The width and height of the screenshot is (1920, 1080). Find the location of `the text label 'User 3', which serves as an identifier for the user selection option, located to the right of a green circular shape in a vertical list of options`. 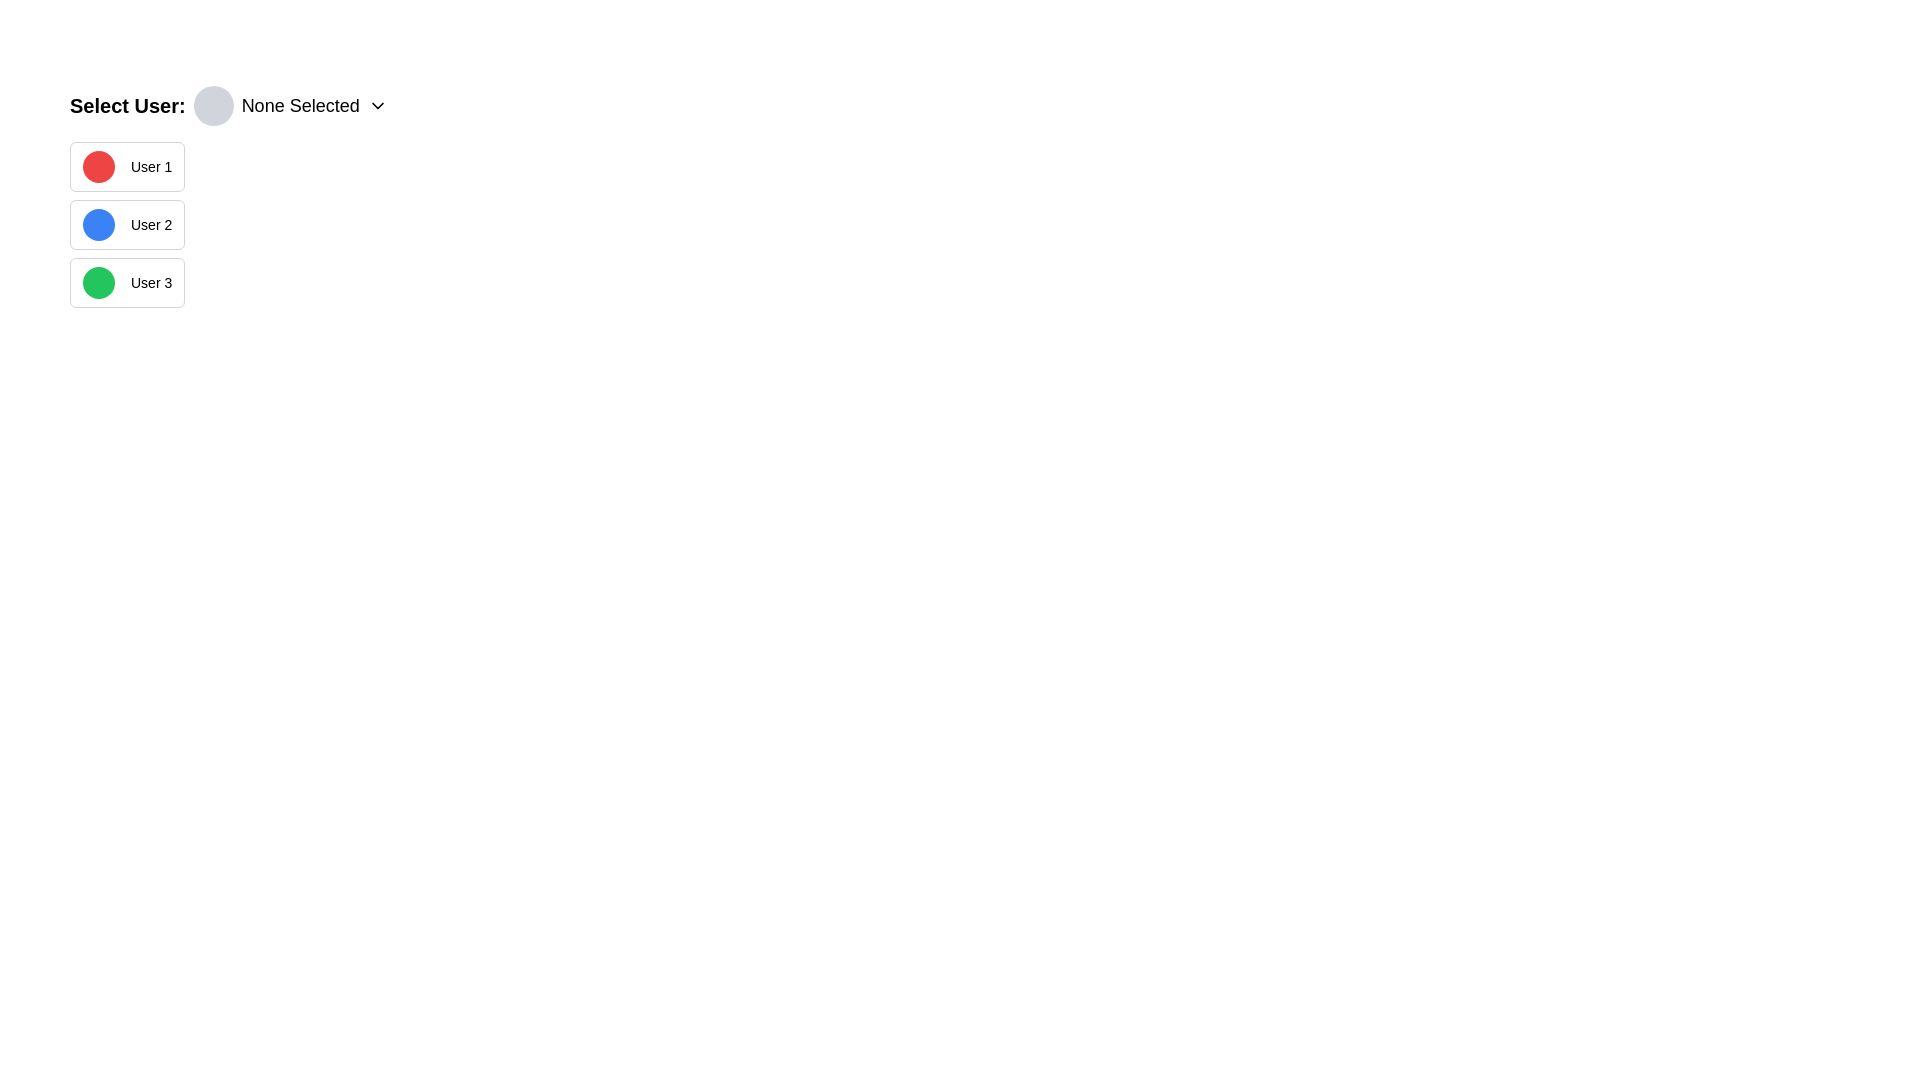

the text label 'User 3', which serves as an identifier for the user selection option, located to the right of a green circular shape in a vertical list of options is located at coordinates (150, 282).